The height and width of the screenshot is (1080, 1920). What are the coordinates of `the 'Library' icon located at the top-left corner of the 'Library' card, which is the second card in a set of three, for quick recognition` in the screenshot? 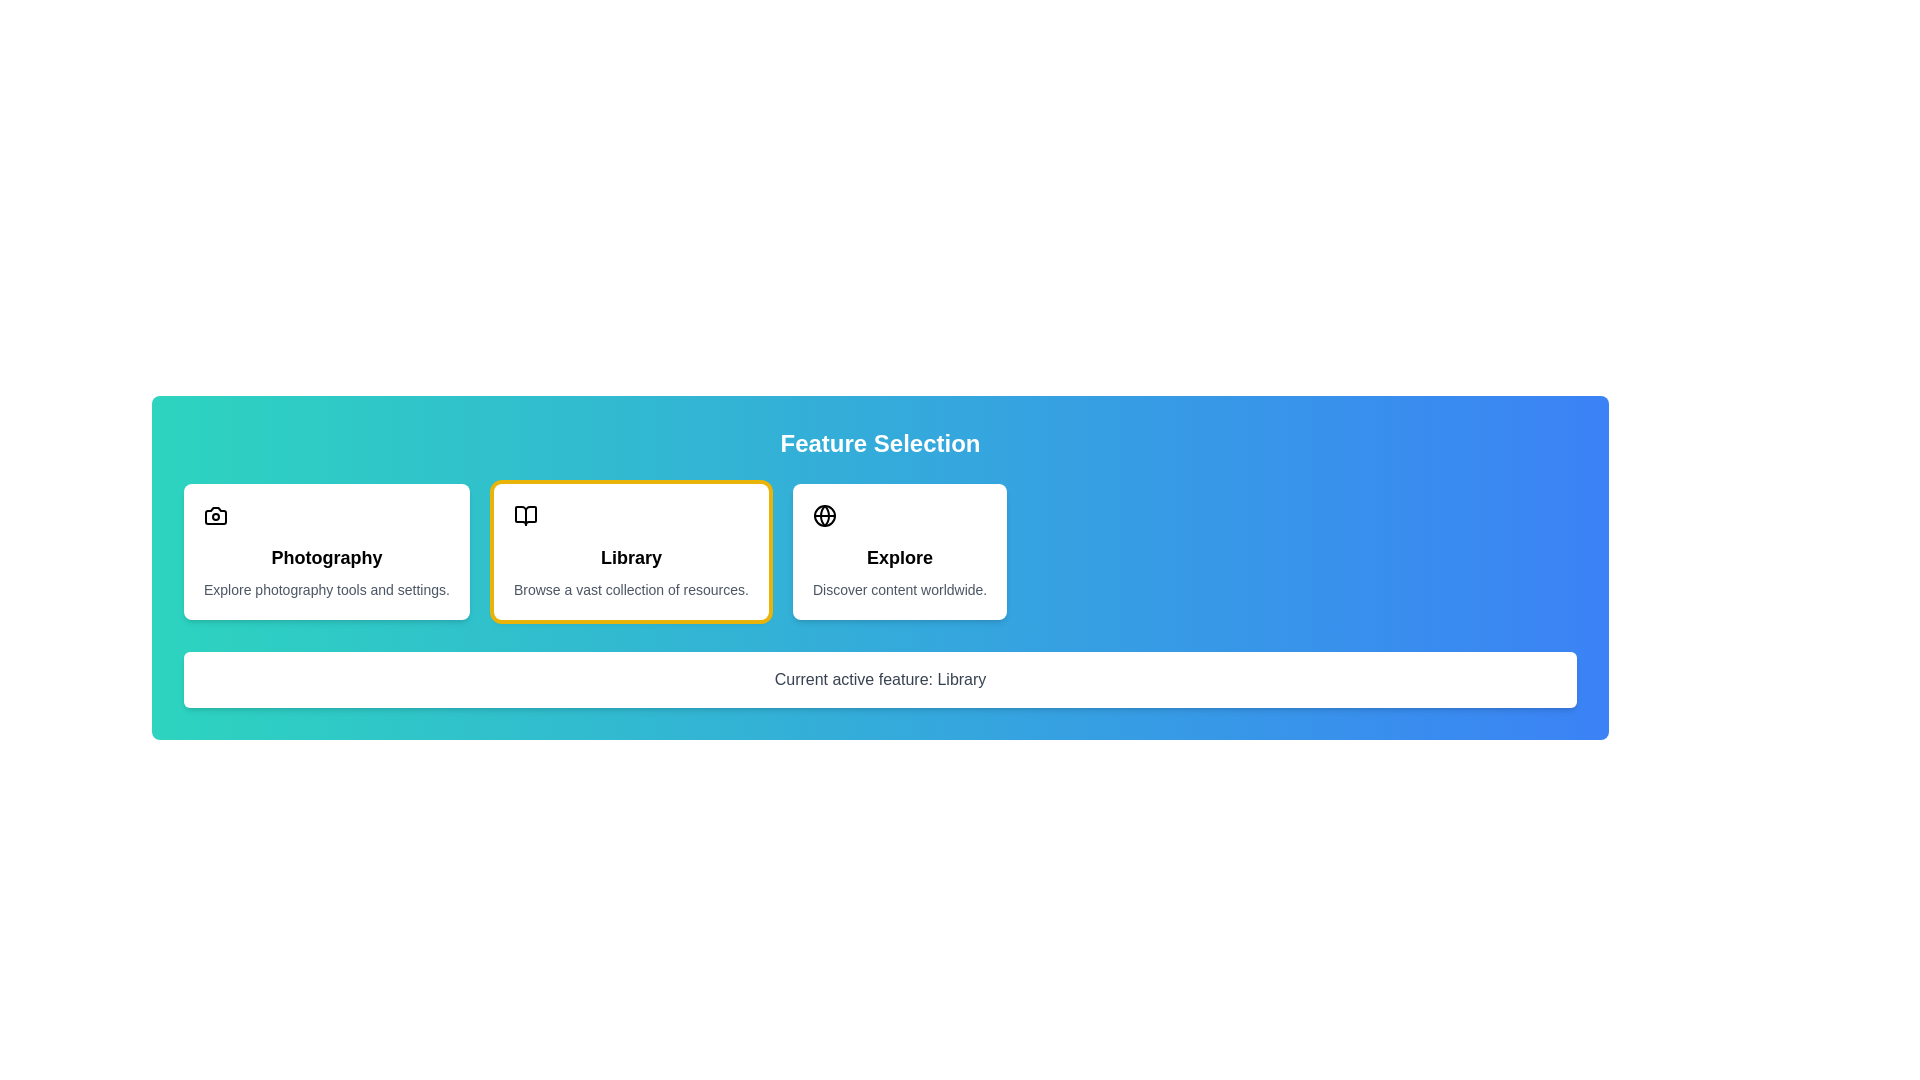 It's located at (525, 515).